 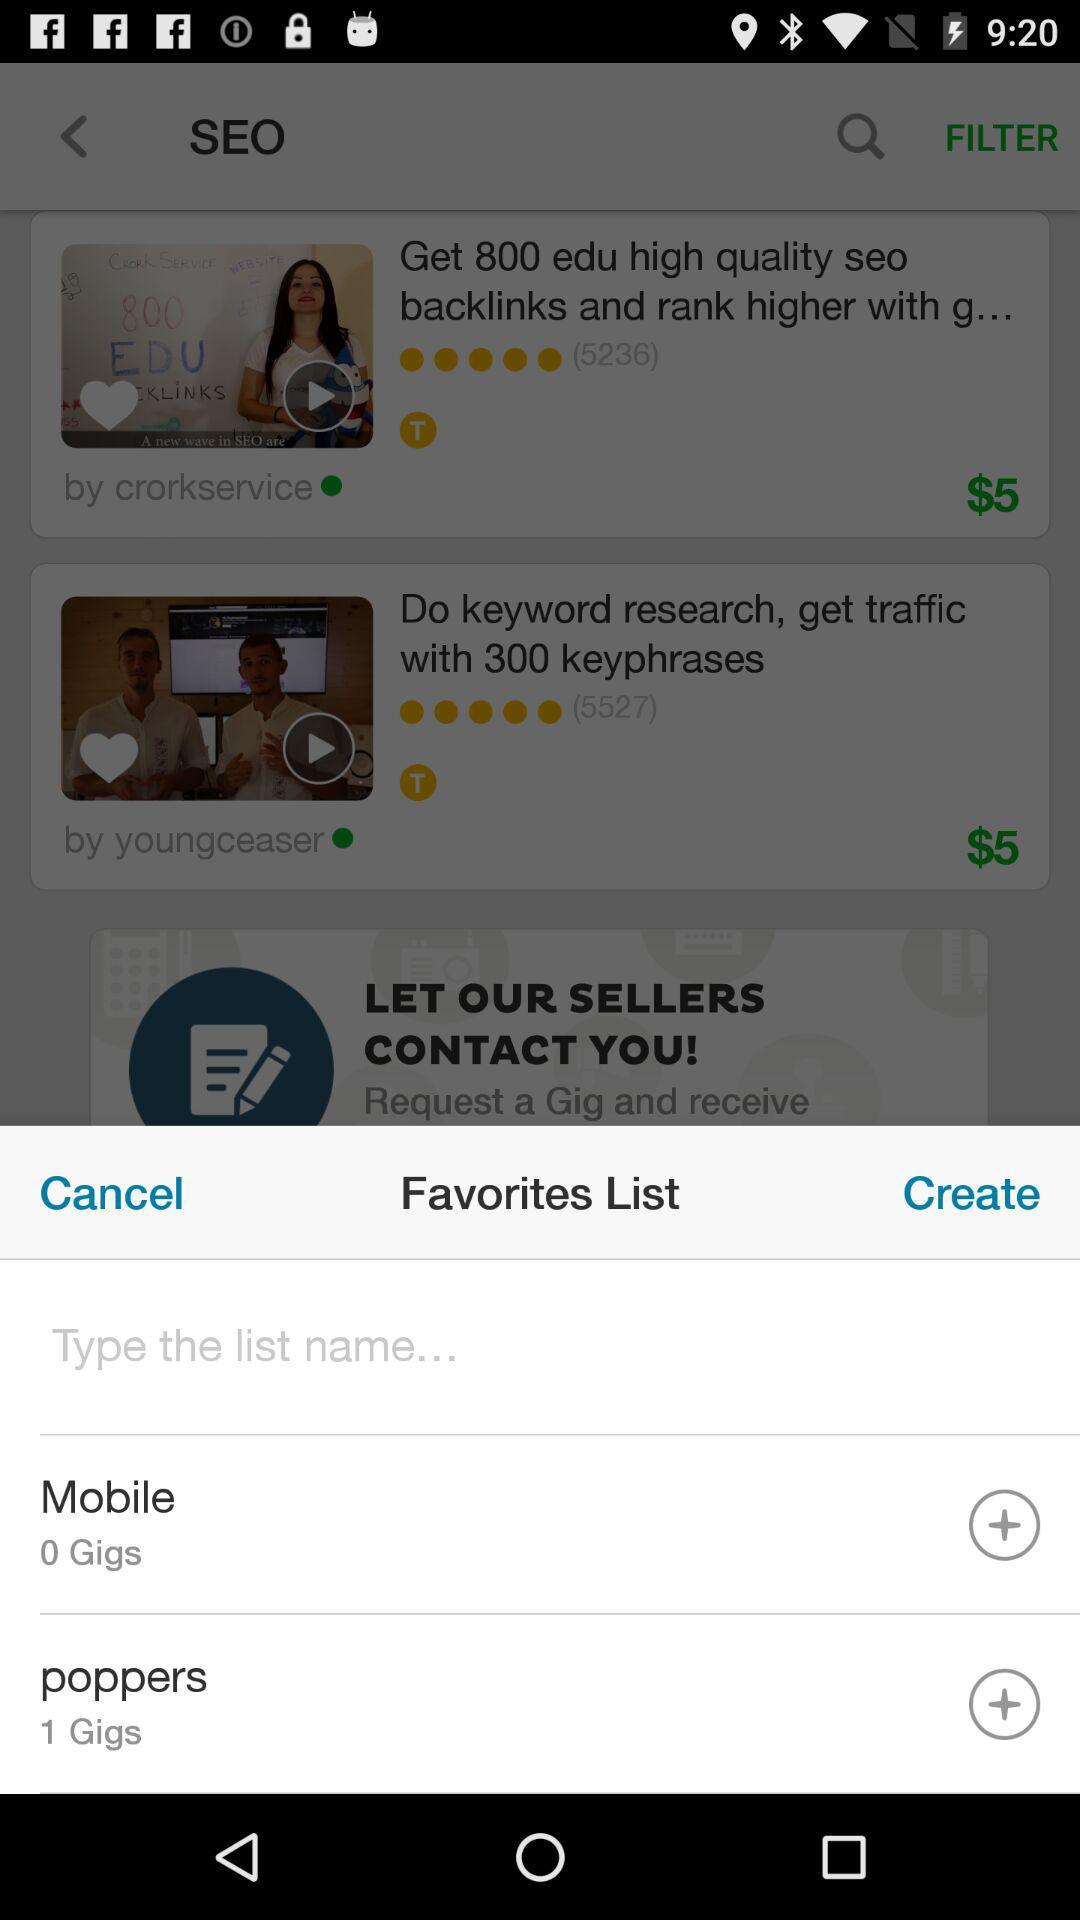 I want to click on the item next to favorites list item, so click(x=970, y=1192).